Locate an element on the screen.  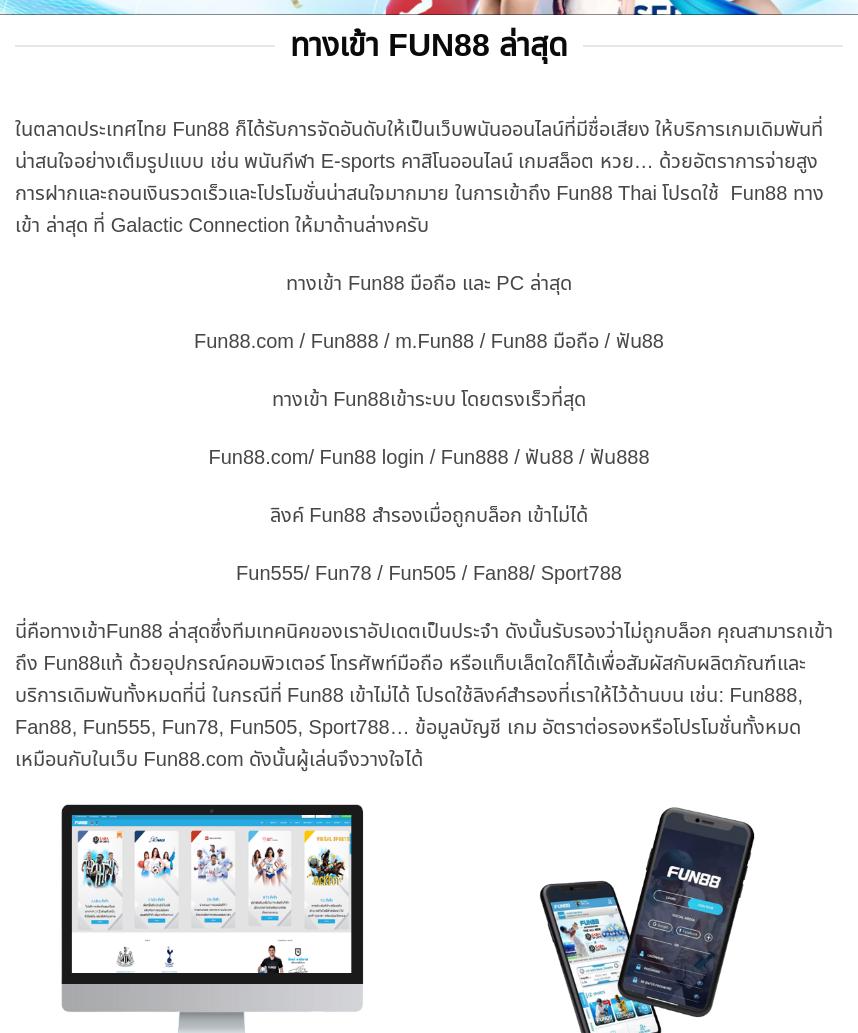
'ในตลาดประเทศไทย Fun88 ก็ได้รับการจัดอันดับให้เป็นเว็บพนันออนไลน์ที่มีชื่อเสียง ให้บริการเกมเดิมพันที่น่าสนใจอย่างเต็มรูปแบบ เช่น พนันกีฬา E-sports คาสิโนออนไลน์ เกมสล็อต หวย… ด้วยอัตราการจ่ายสูง การฝากและถอนเงินรวดเร็วและโปรโมชั่นน่าสนใจมากมาย ในการเข้าถึง' is located at coordinates (417, 160).